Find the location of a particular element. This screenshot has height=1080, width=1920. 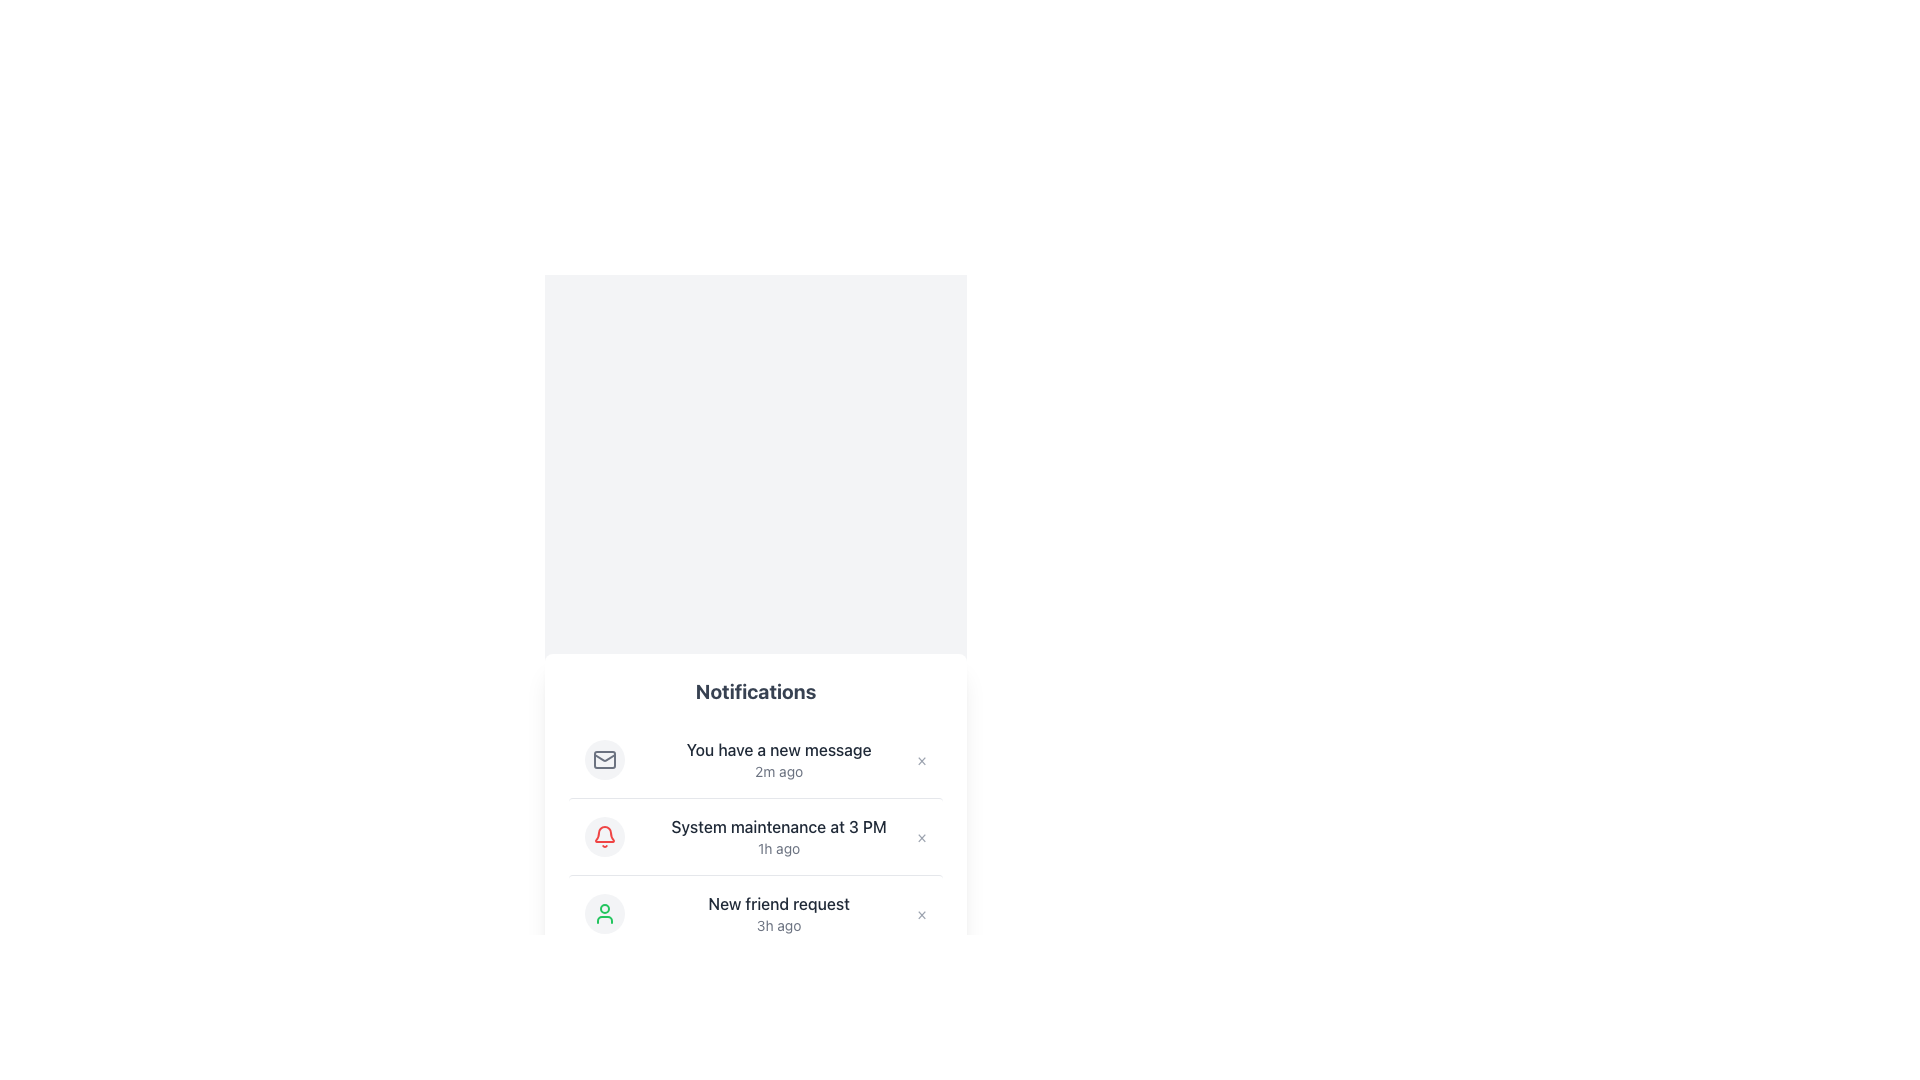

the dismiss button located at the top-right corner of the 'New friend request' notification is located at coordinates (921, 914).